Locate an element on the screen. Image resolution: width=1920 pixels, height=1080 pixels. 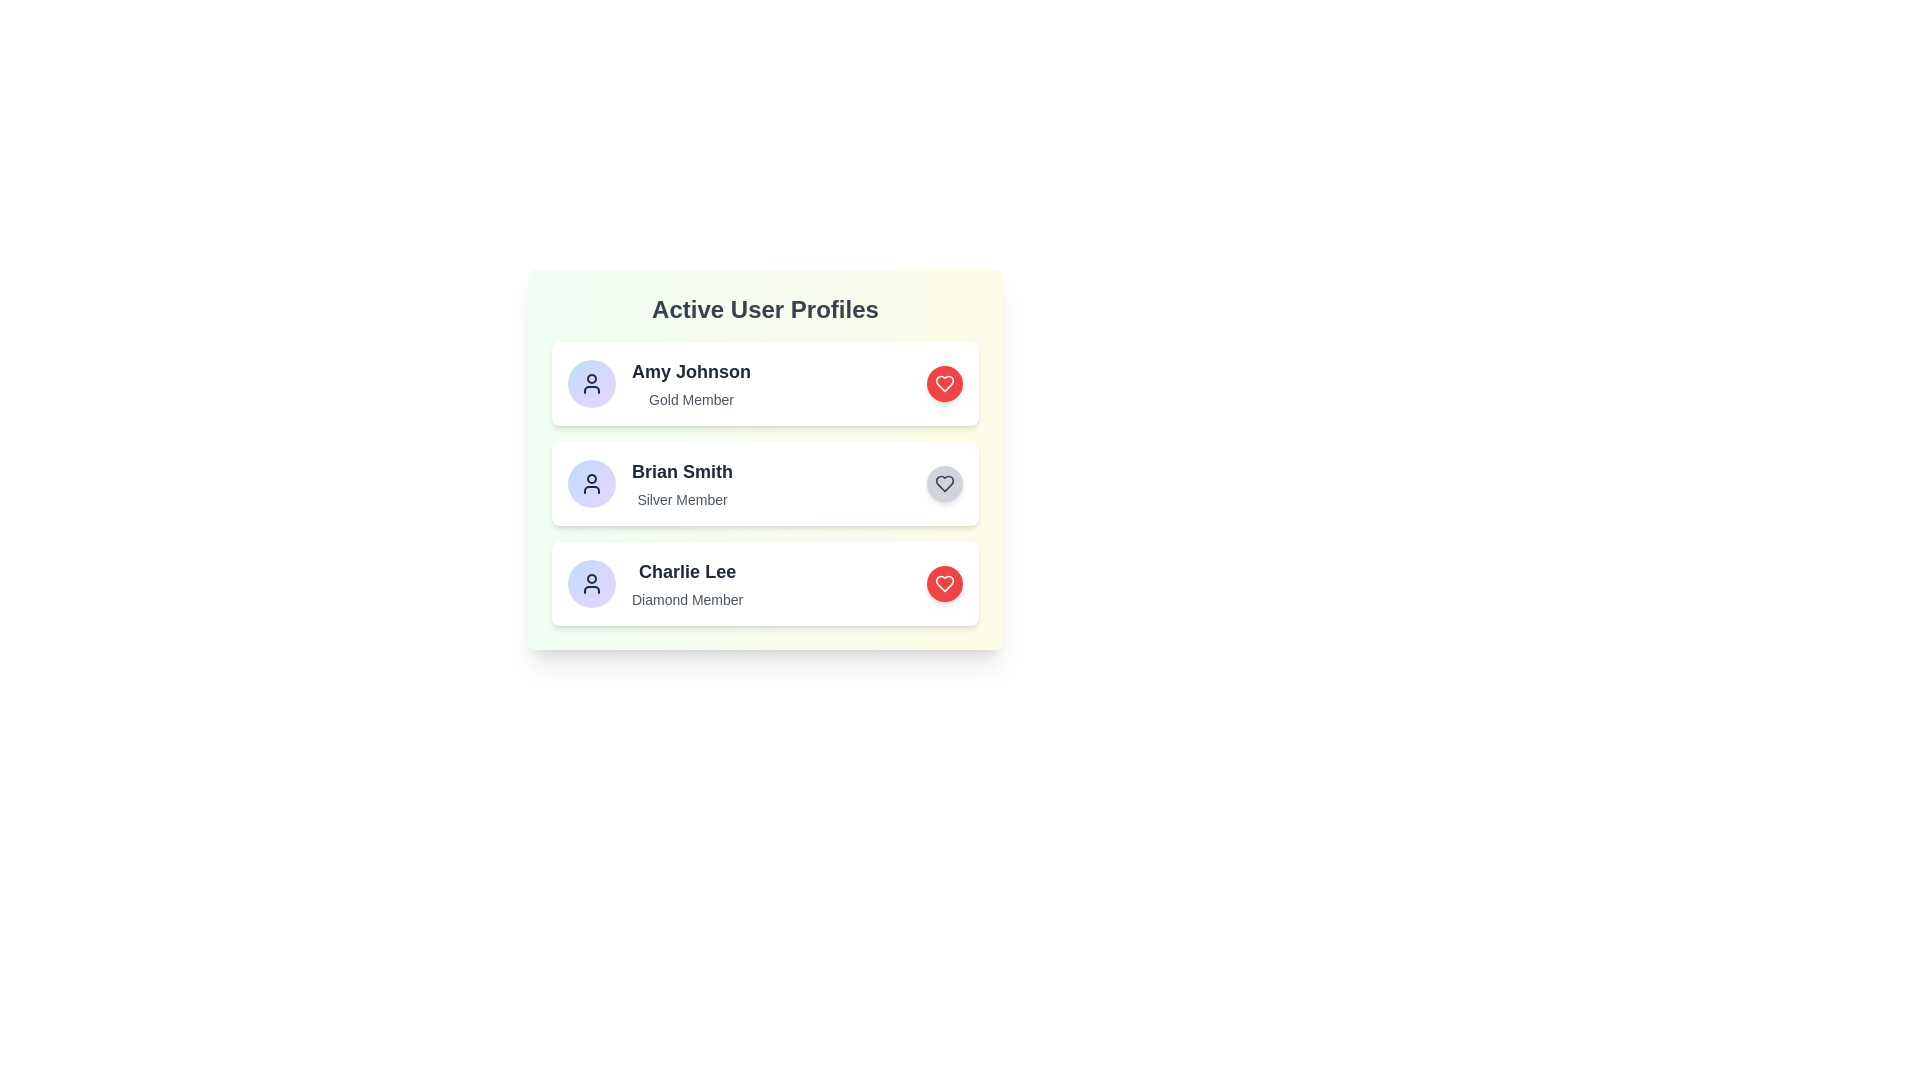
the circular user profile picture placeholder for 'Brian Smith', which has a blue to purple gradient and a dark gray user icon in the center is located at coordinates (590, 483).